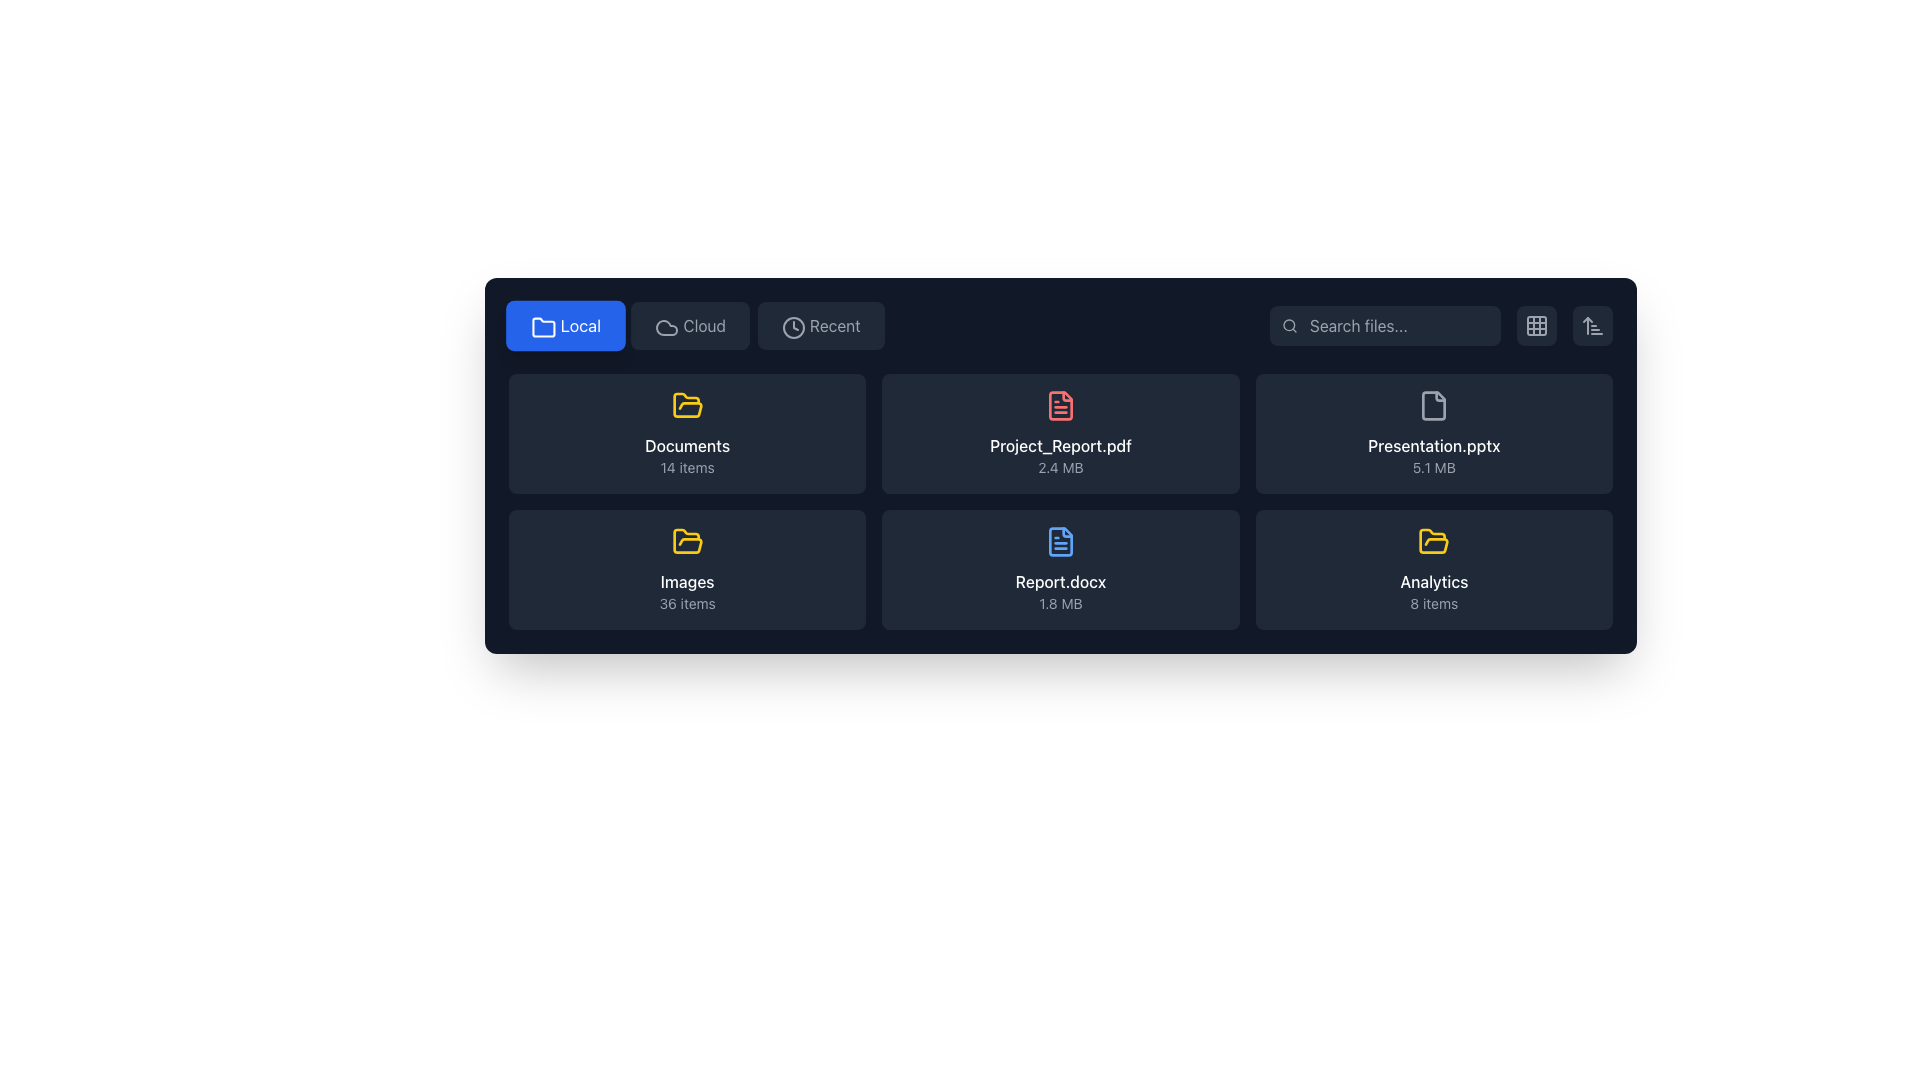 This screenshot has height=1080, width=1920. What do you see at coordinates (1535, 325) in the screenshot?
I see `the interactive button represented by an SVG graphic icon in the top-right section of the main interface` at bounding box center [1535, 325].